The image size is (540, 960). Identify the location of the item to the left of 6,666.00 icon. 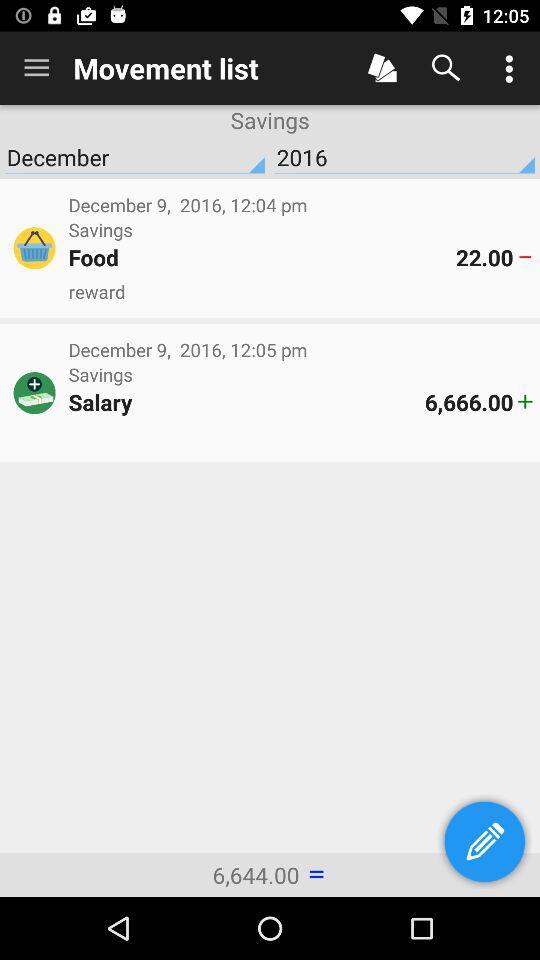
(246, 401).